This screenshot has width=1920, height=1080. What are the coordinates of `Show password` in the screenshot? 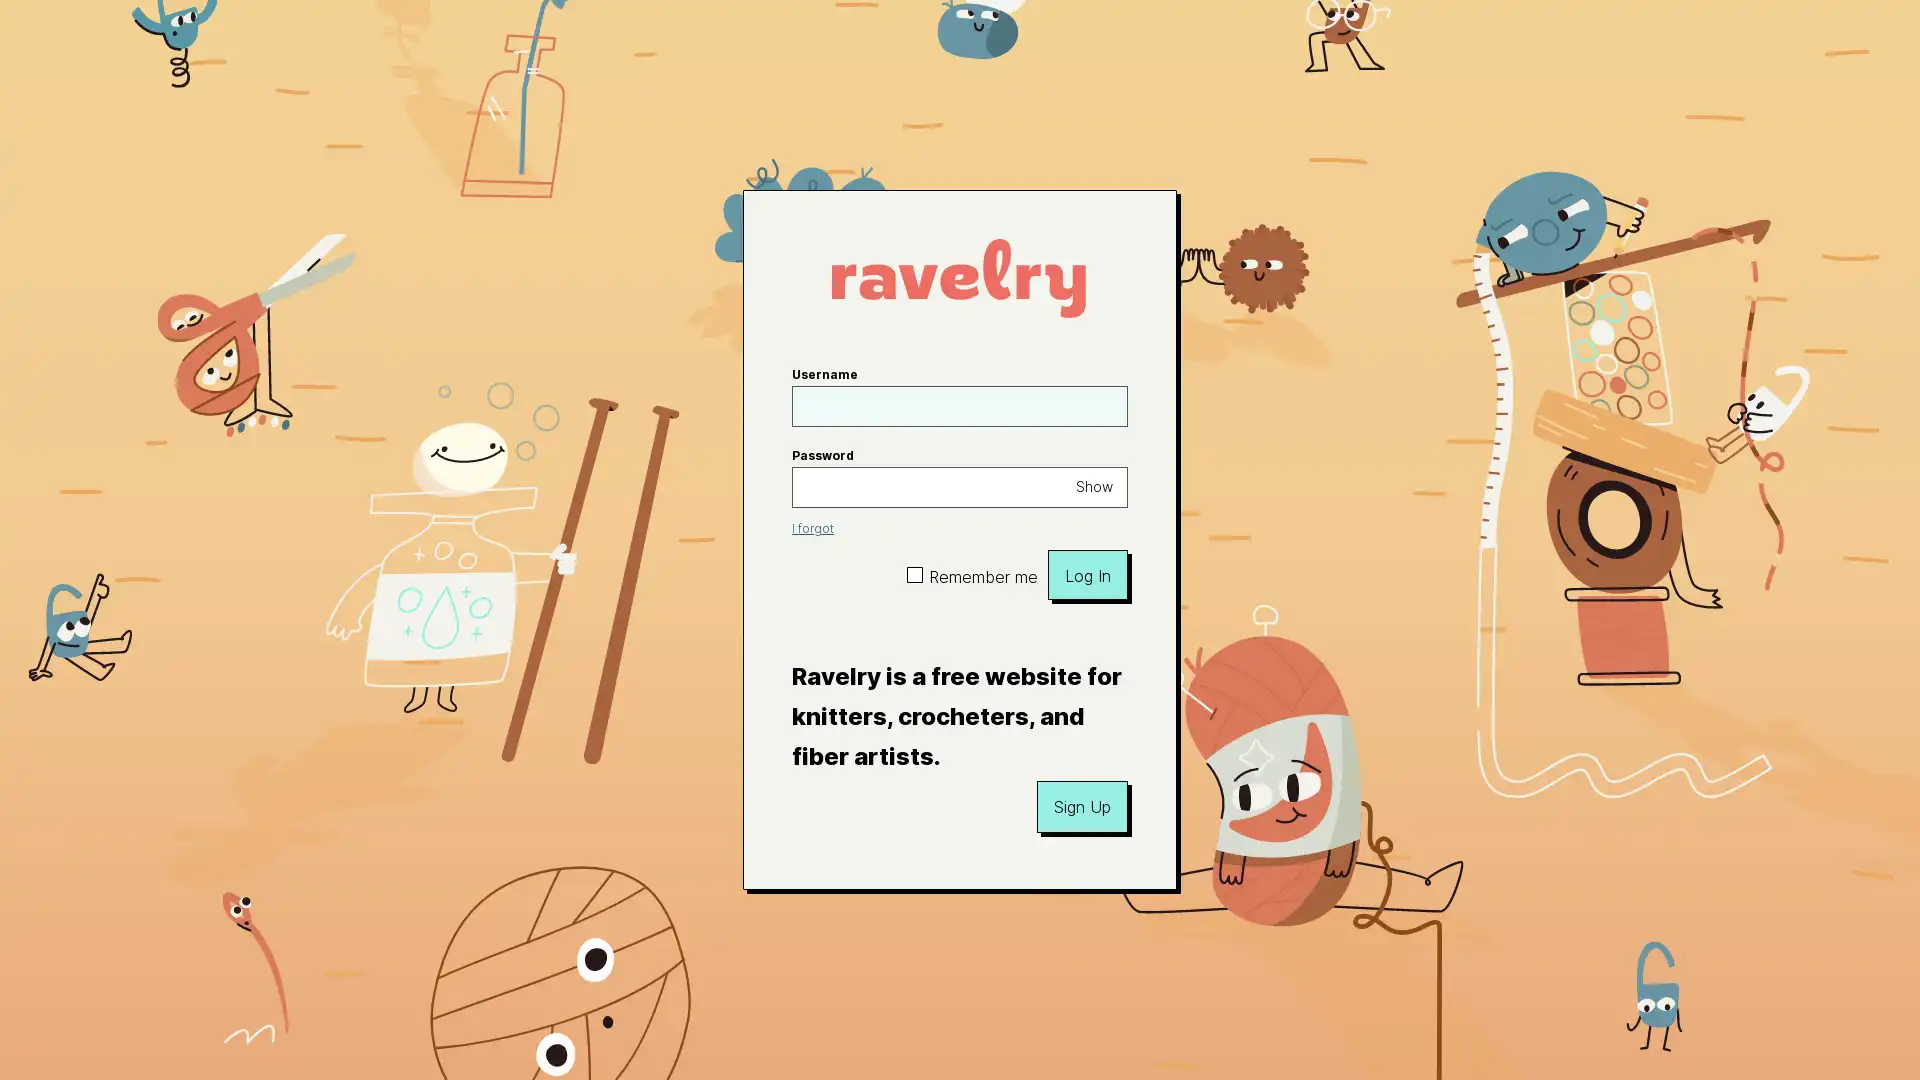 It's located at (1093, 486).